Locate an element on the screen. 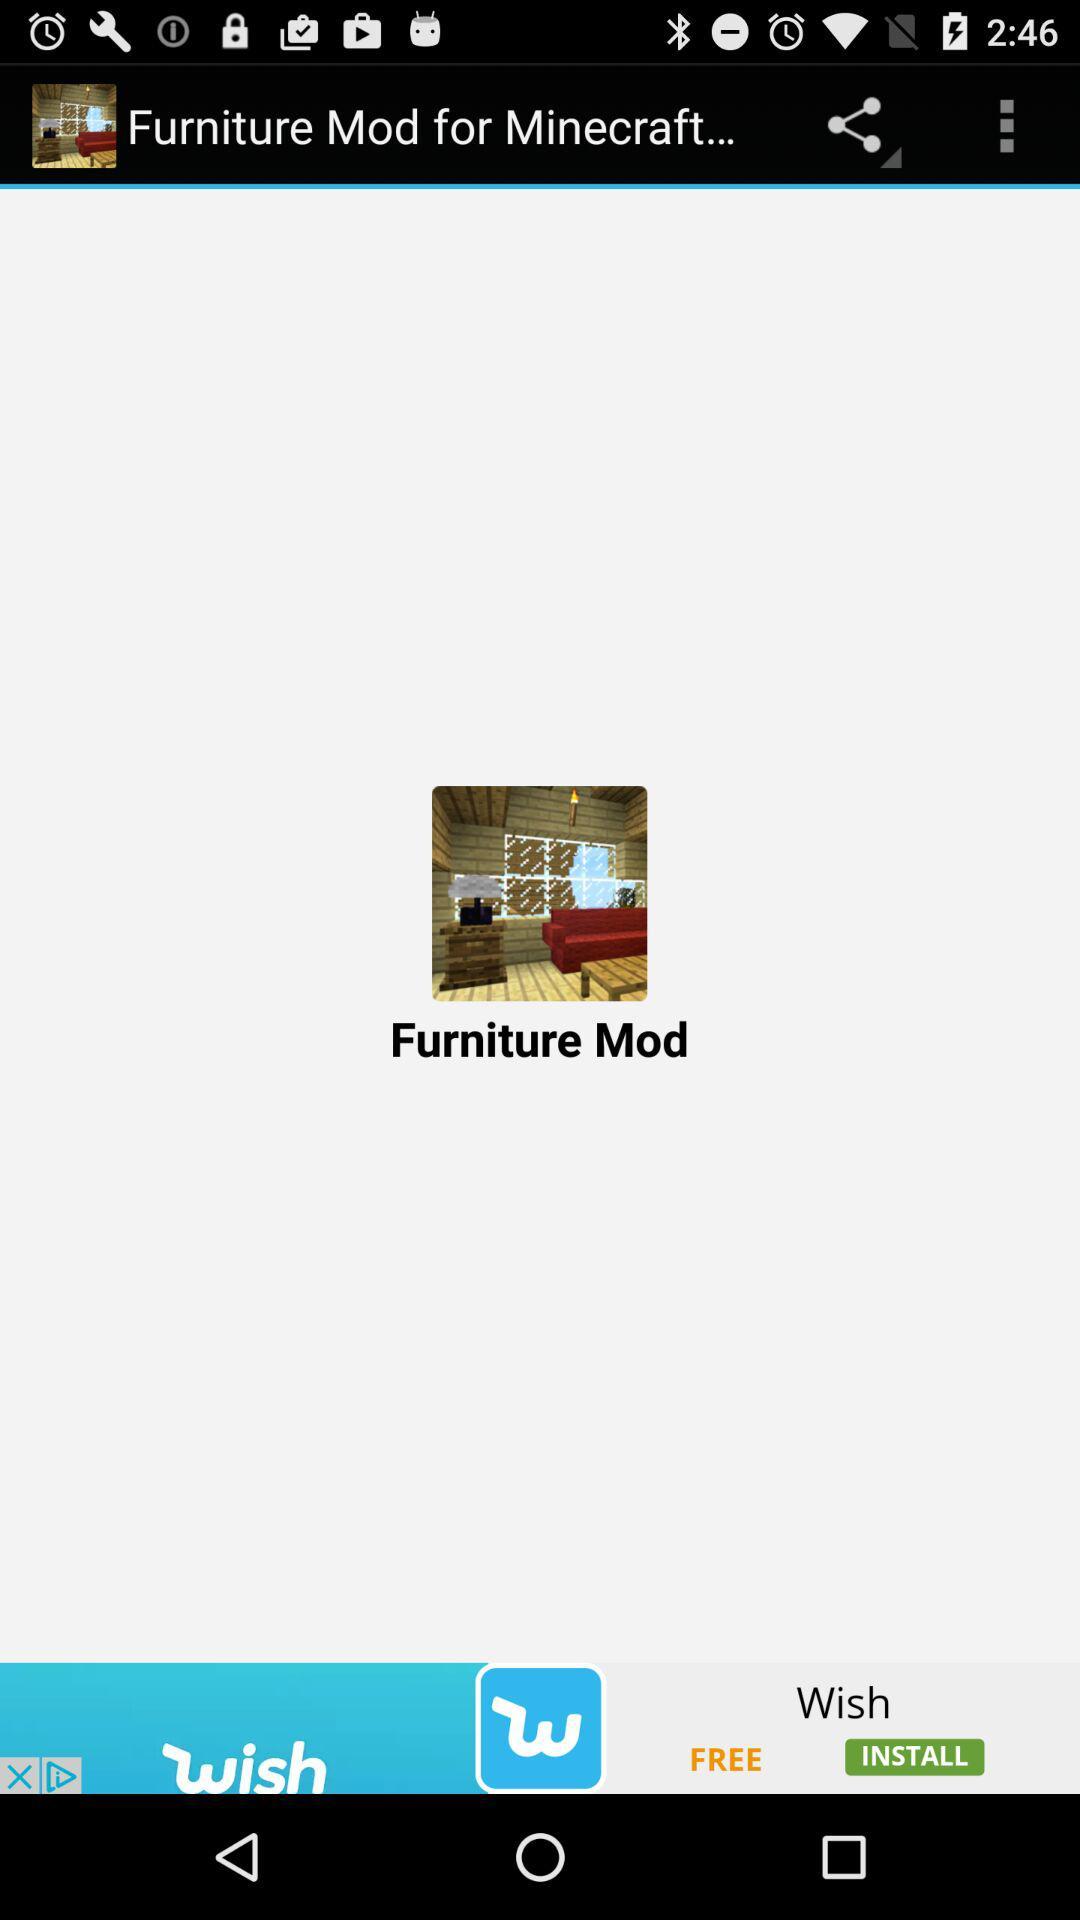 The width and height of the screenshot is (1080, 1920). install wish is located at coordinates (540, 1727).